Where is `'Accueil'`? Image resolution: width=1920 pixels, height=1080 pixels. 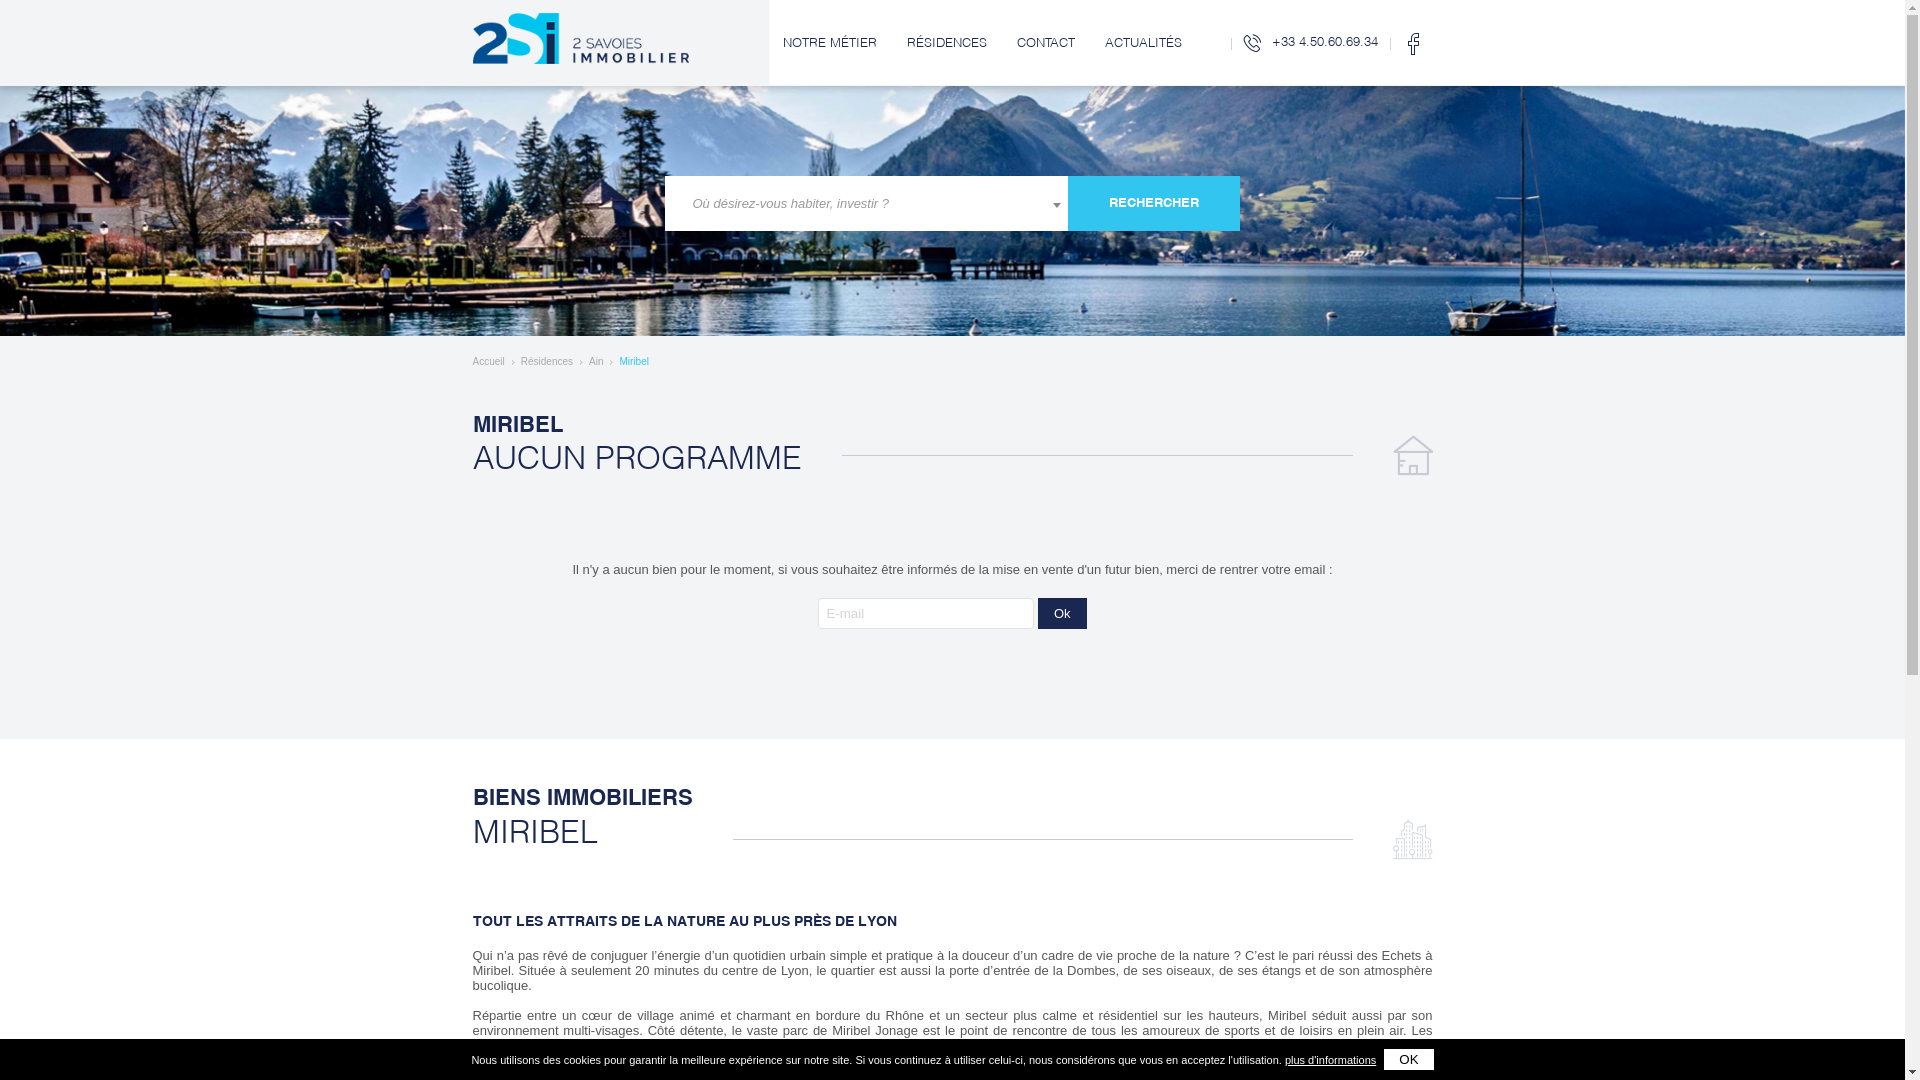
'Accueil' is located at coordinates (488, 361).